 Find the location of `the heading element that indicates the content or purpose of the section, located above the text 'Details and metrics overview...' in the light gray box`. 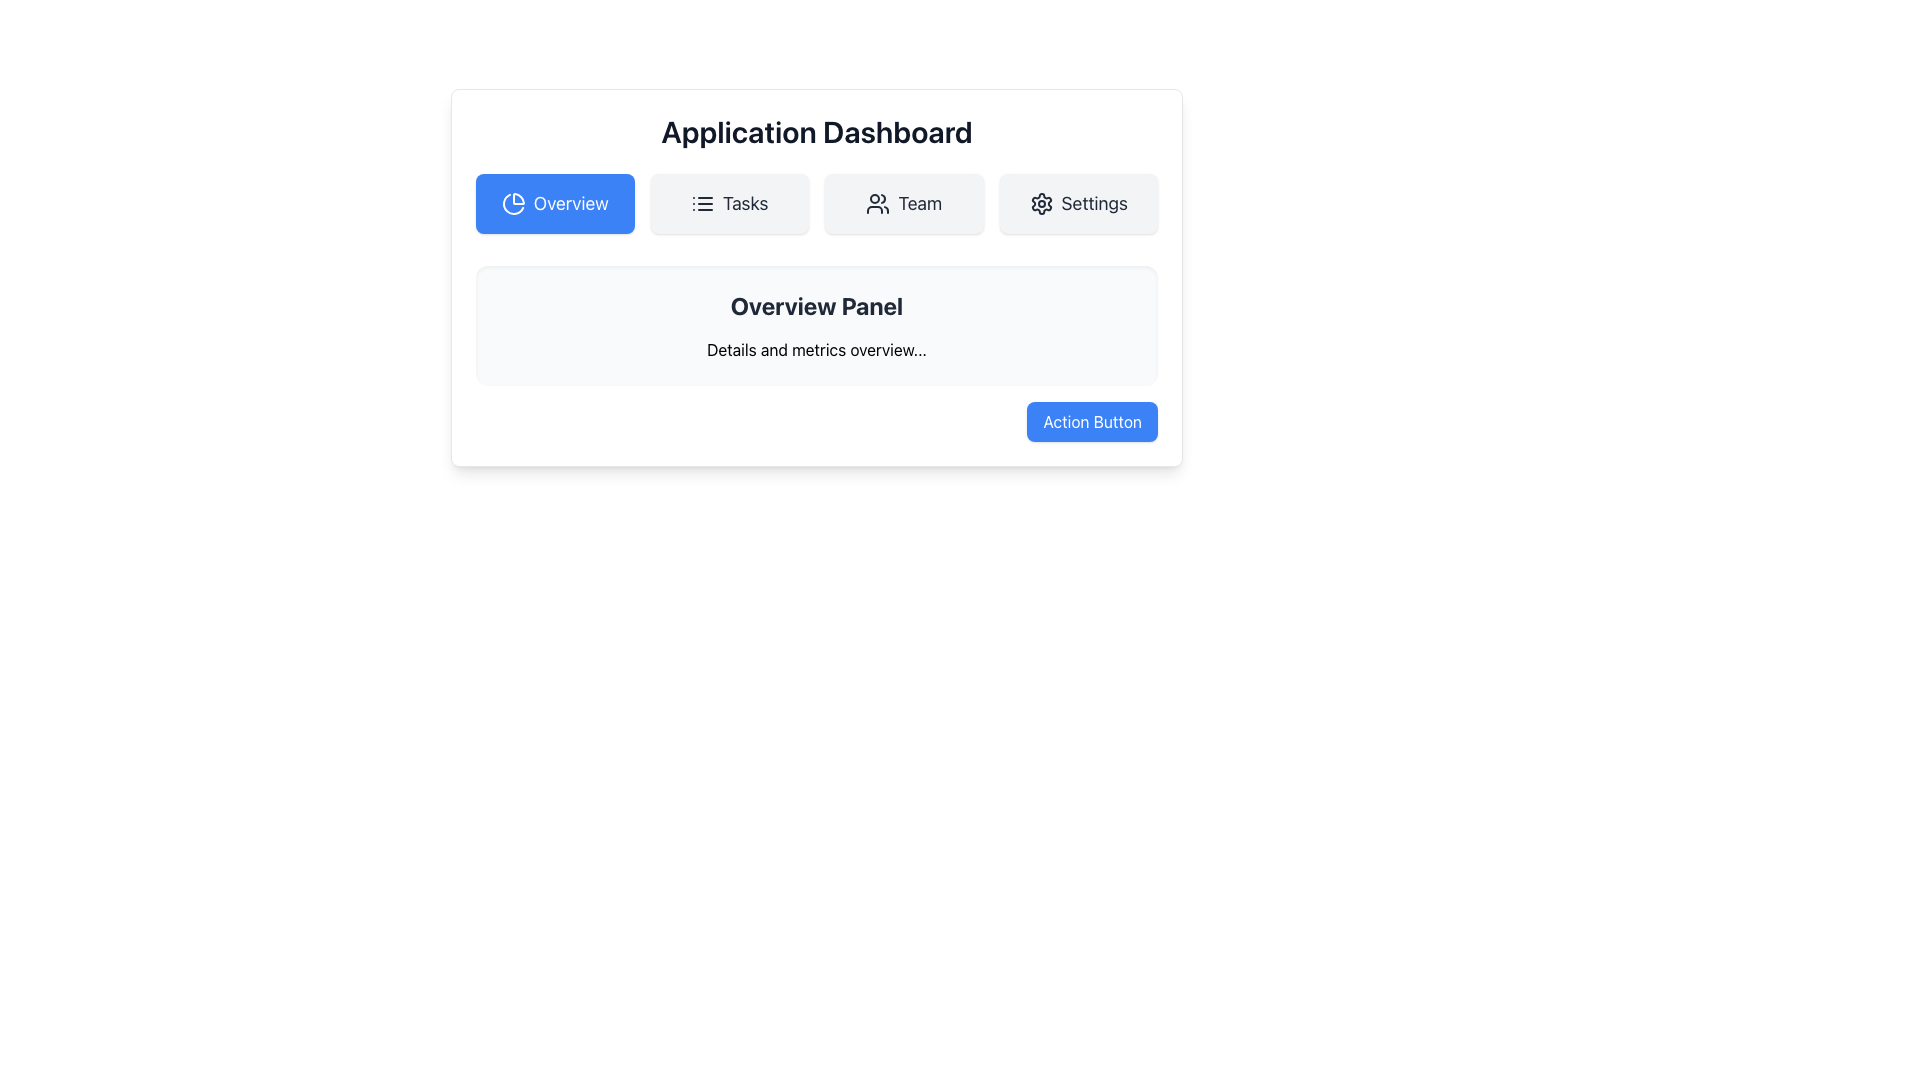

the heading element that indicates the content or purpose of the section, located above the text 'Details and metrics overview...' in the light gray box is located at coordinates (816, 305).